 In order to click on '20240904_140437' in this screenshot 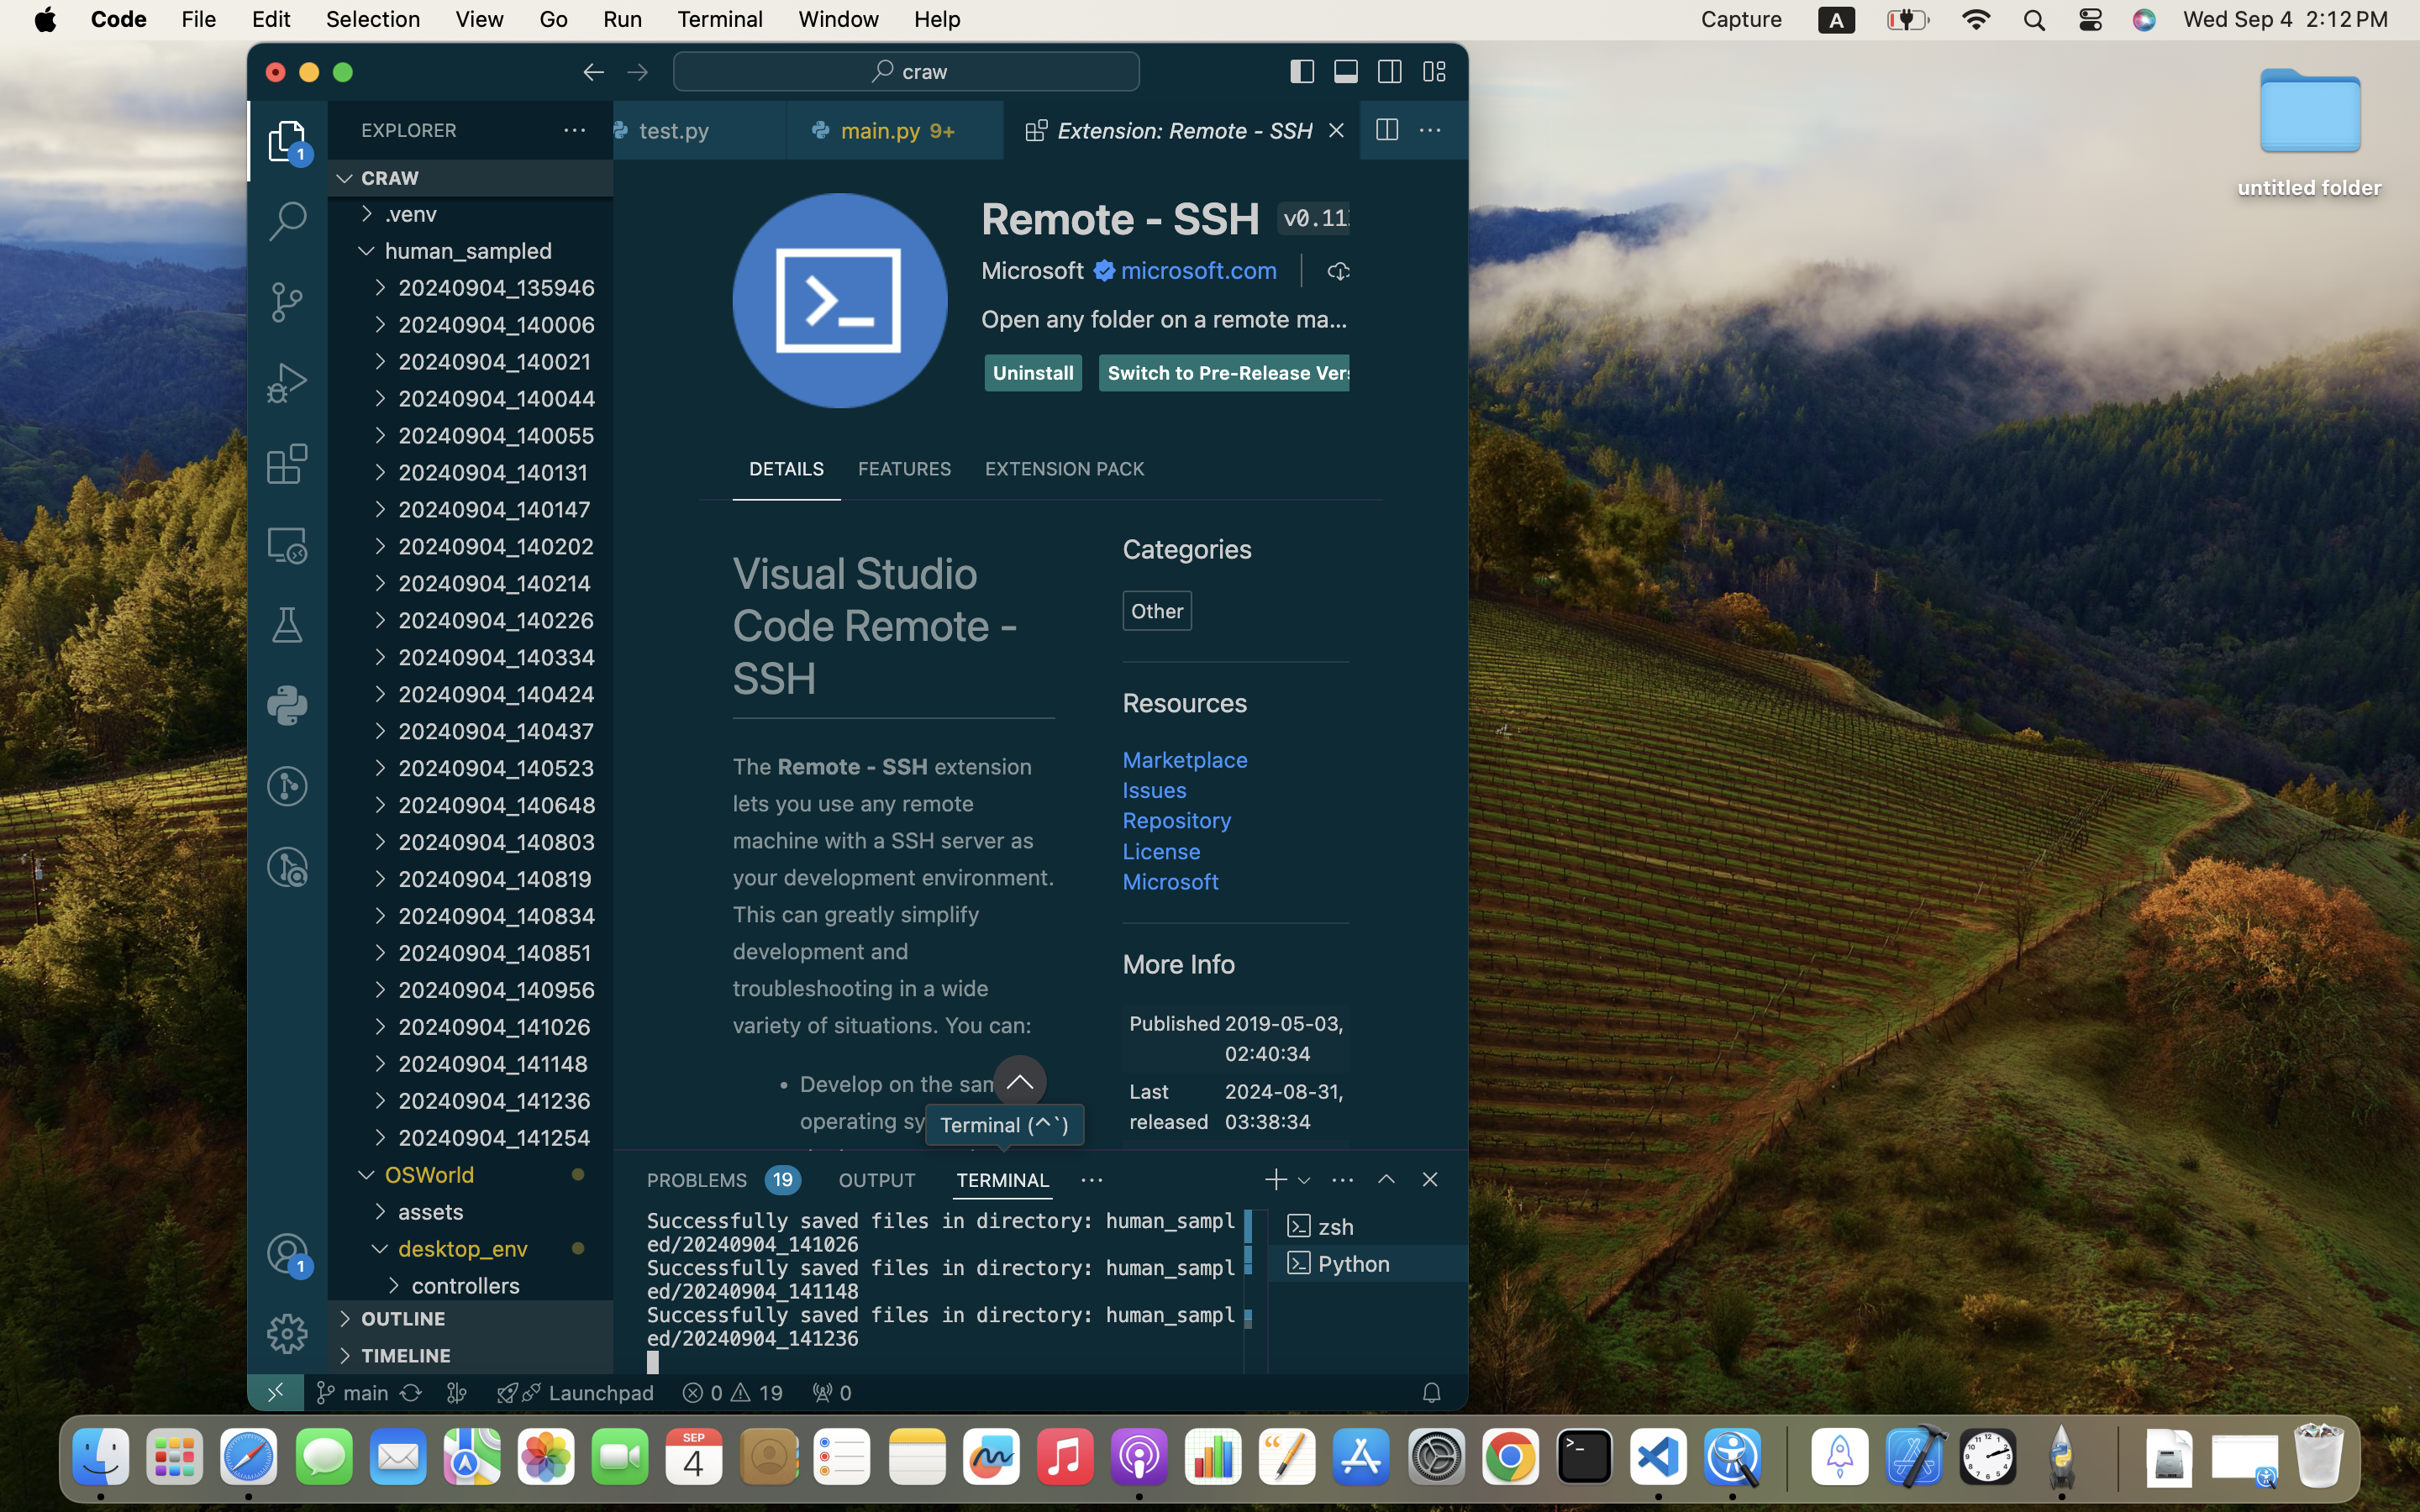, I will do `click(504, 730)`.